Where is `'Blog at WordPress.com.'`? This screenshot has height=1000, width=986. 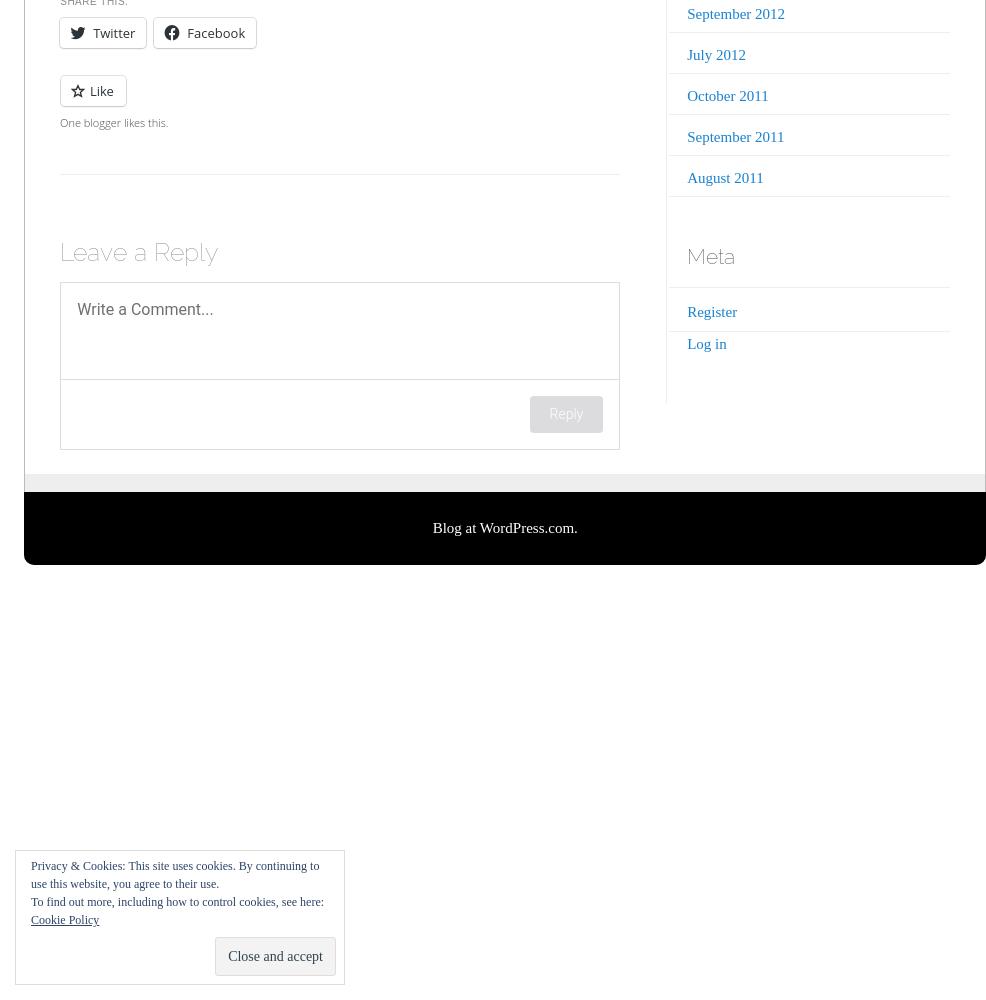
'Blog at WordPress.com.' is located at coordinates (503, 528).